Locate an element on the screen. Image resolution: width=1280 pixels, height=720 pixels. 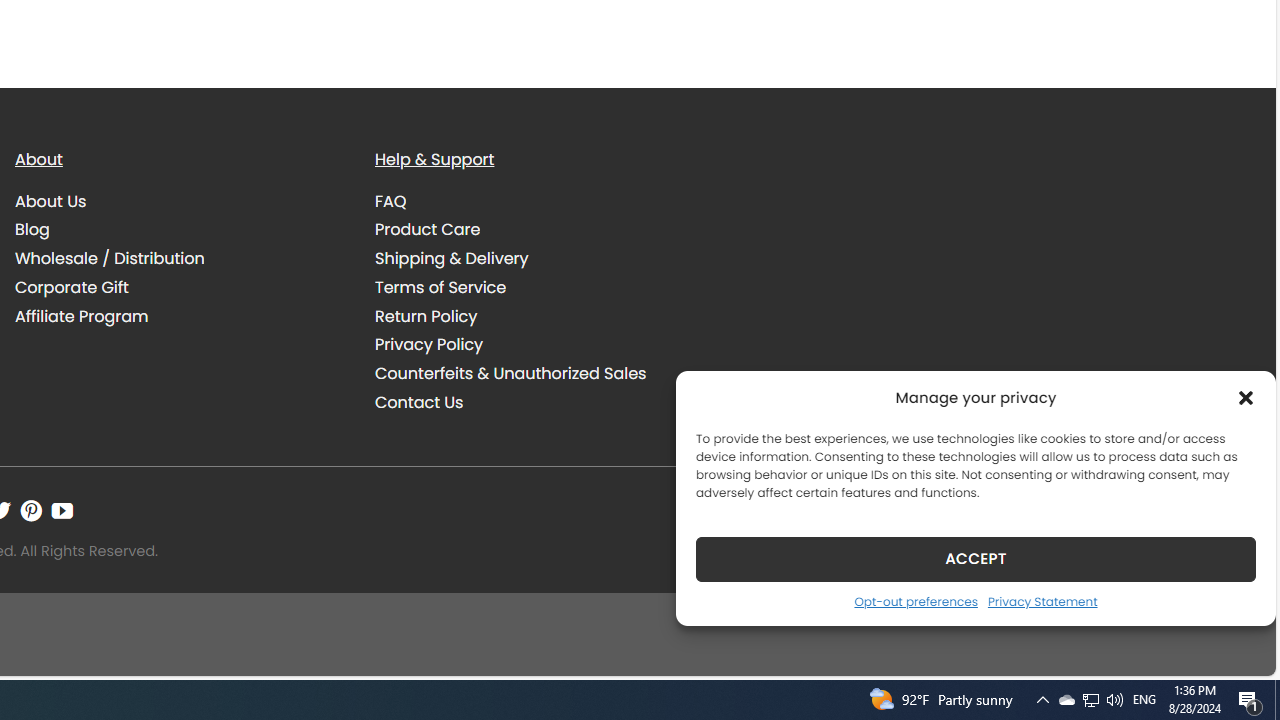
'FAQ' is located at coordinates (391, 200).